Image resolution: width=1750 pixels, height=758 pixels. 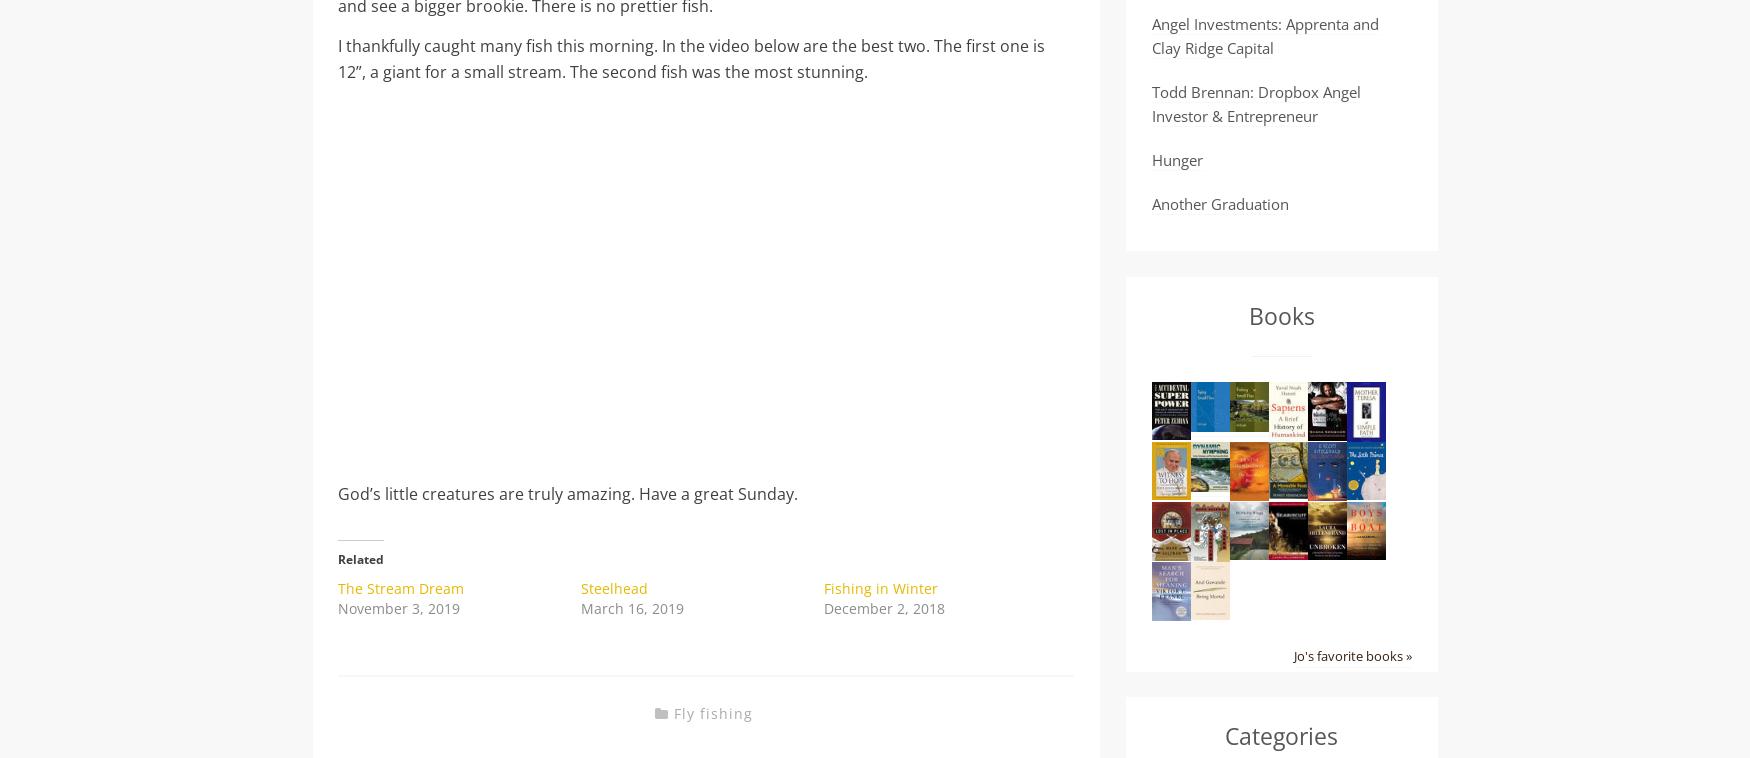 I want to click on 'Todd Brennan: Dropbox Angel Investor & Entrepreneur', so click(x=1254, y=102).